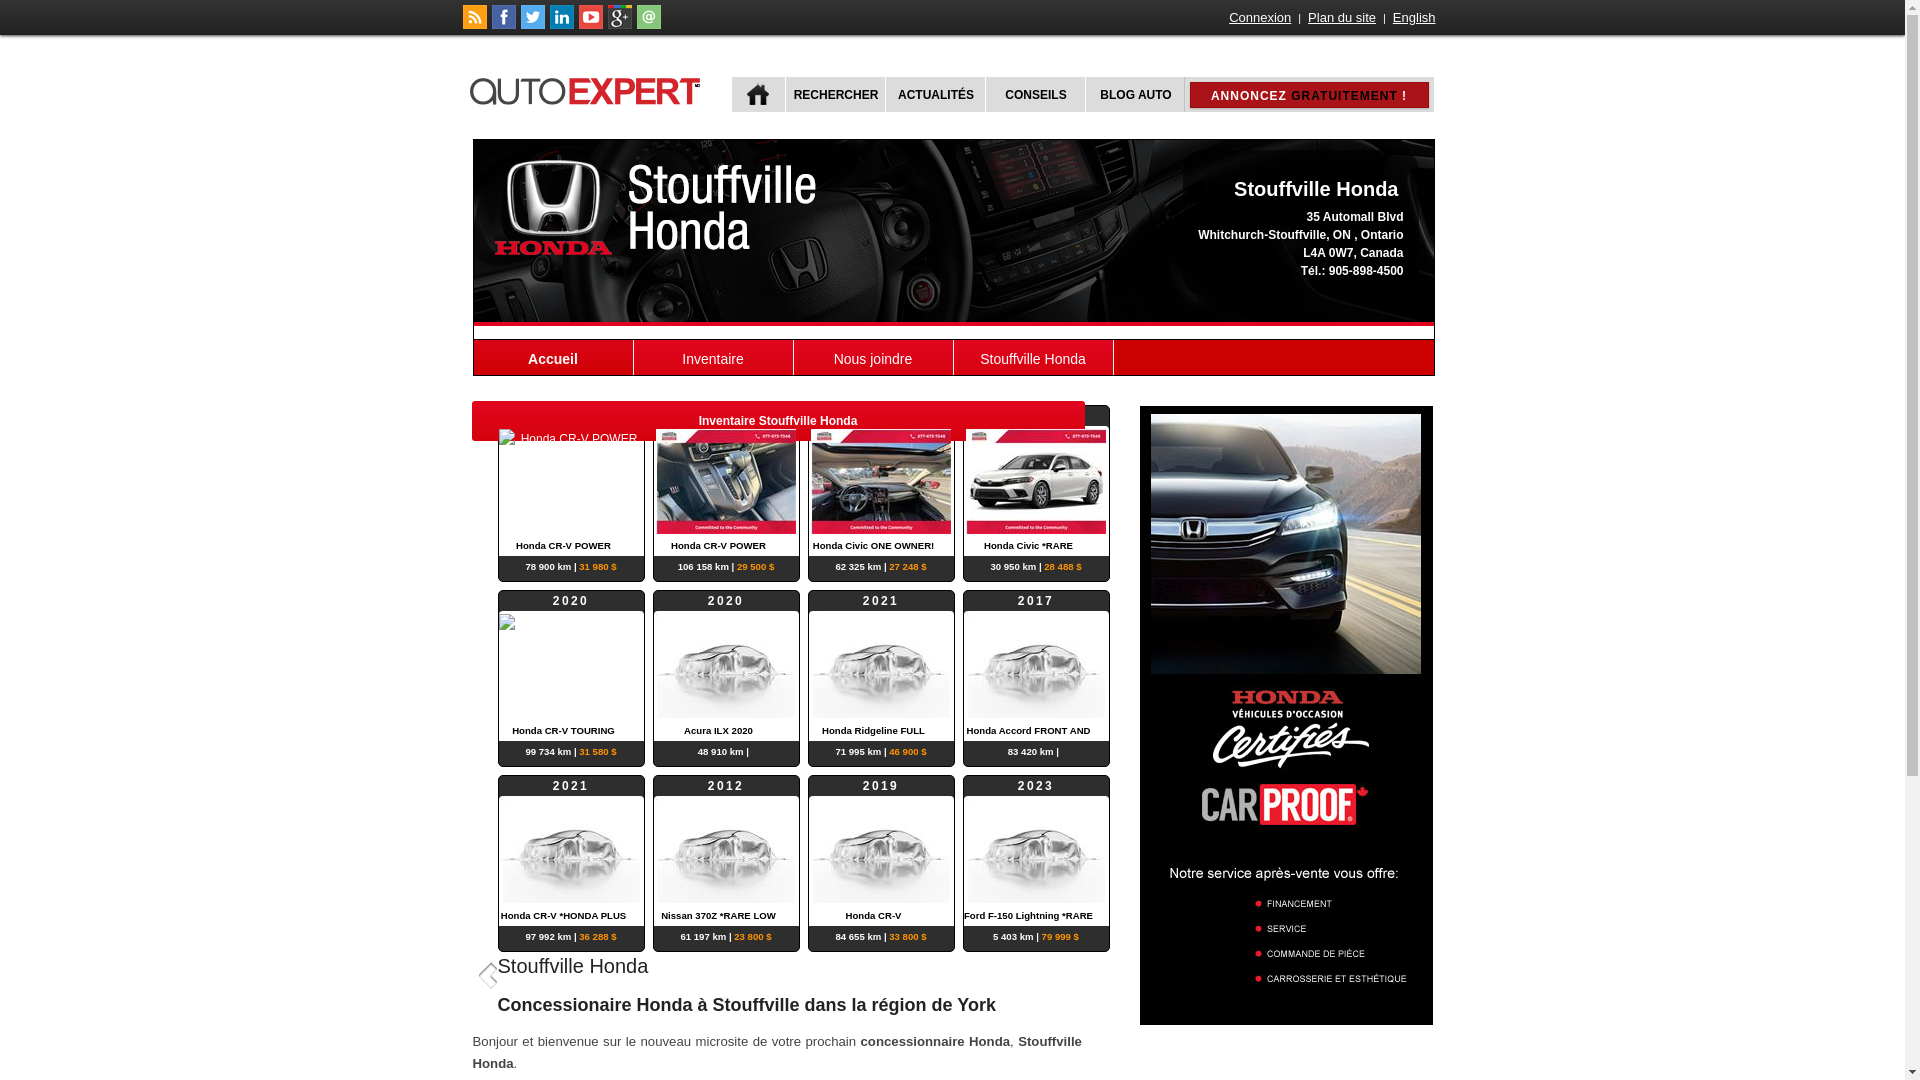 The width and height of the screenshot is (1920, 1080). Describe the element at coordinates (714, 356) in the screenshot. I see `'Inventaire'` at that location.